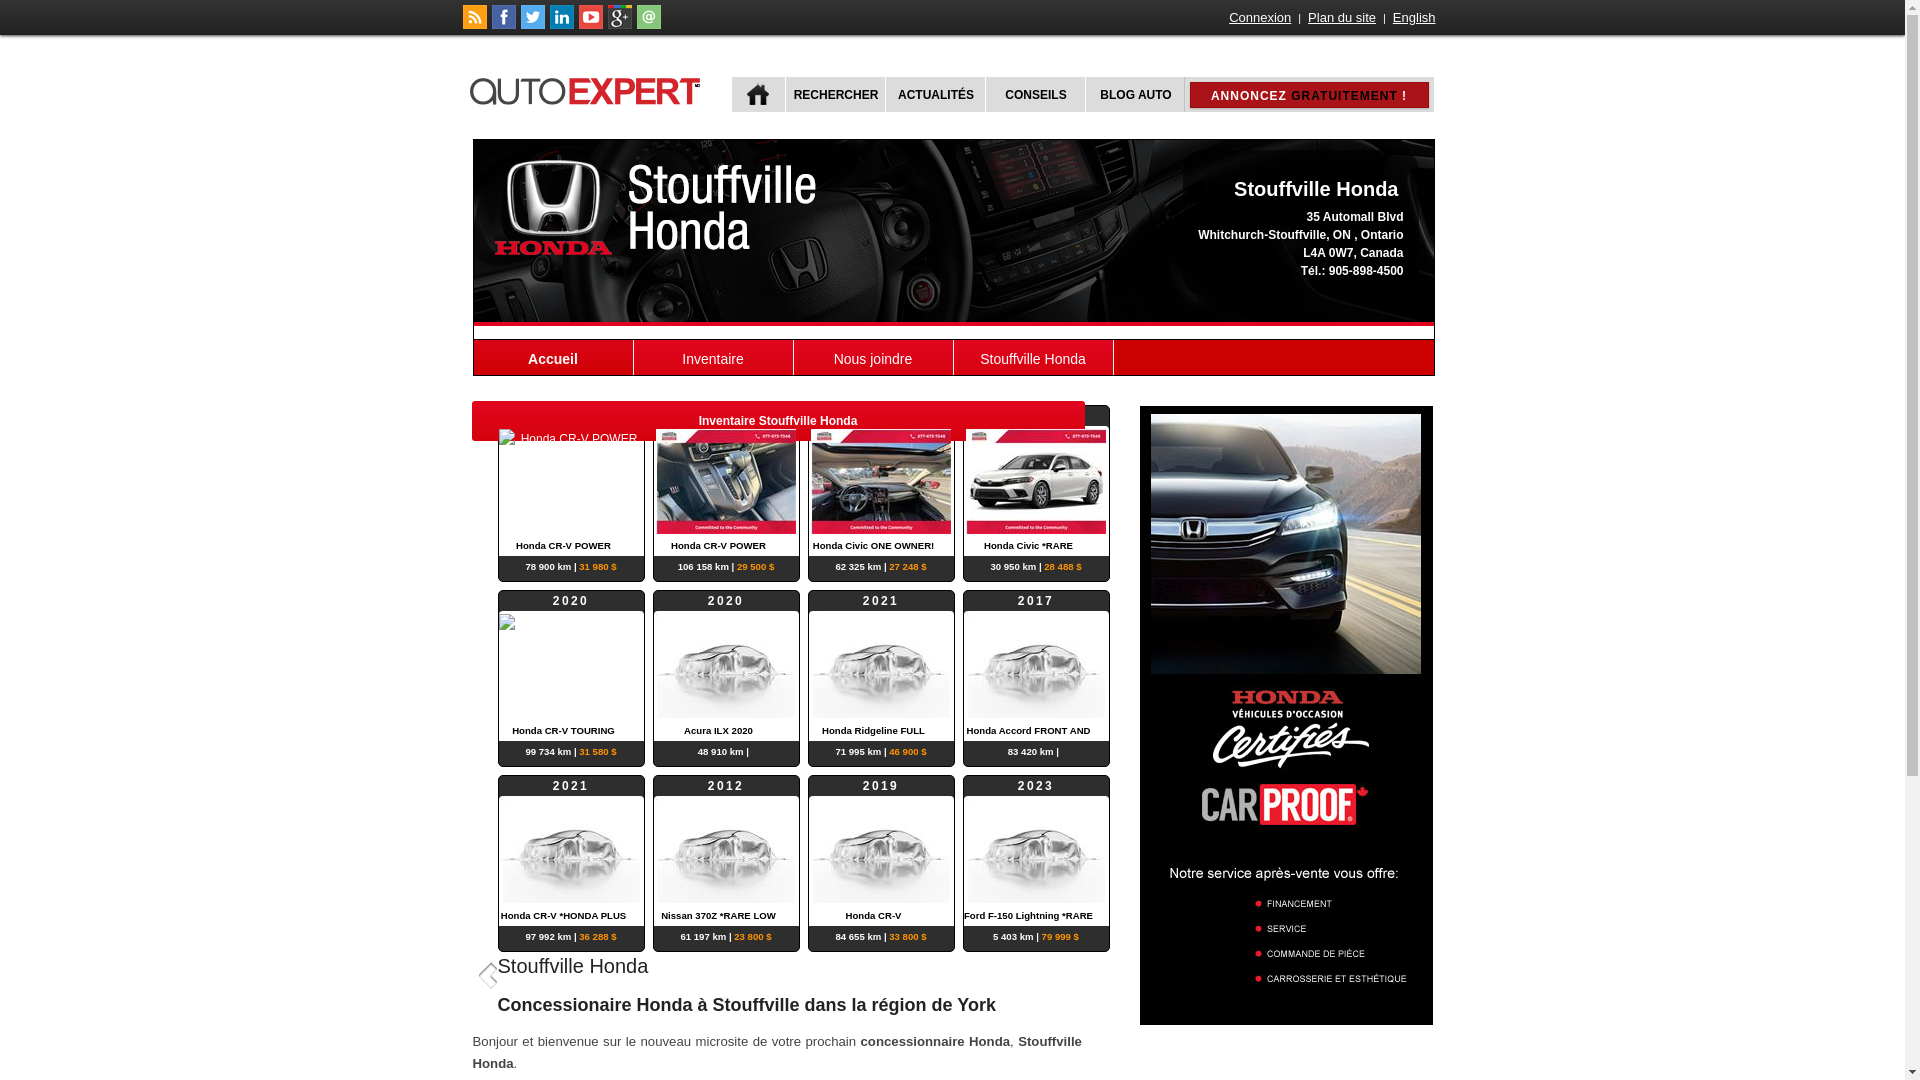 The width and height of the screenshot is (1920, 1080). Describe the element at coordinates (714, 356) in the screenshot. I see `'Inventaire'` at that location.